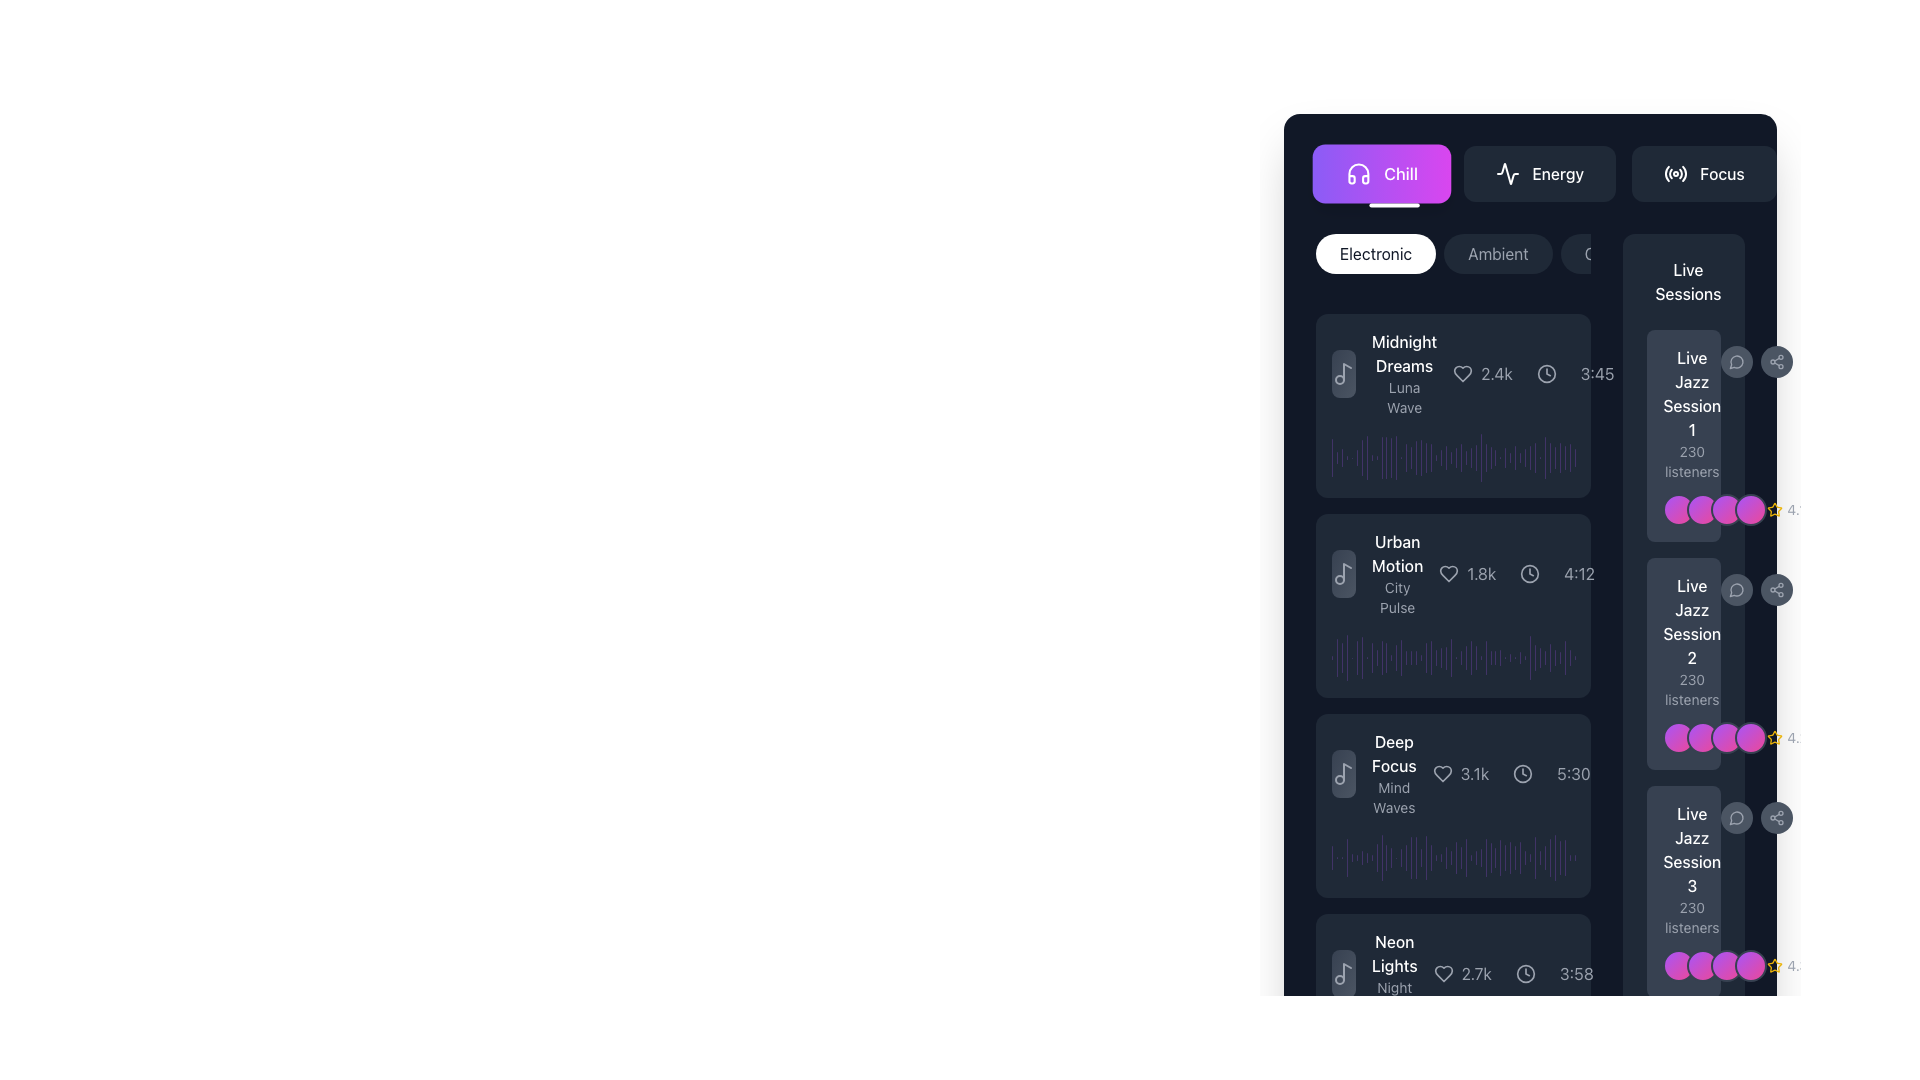  Describe the element at coordinates (1756, 817) in the screenshot. I see `the speech bubble icon located within the 'Live Jazz Session 3' card, positioned at the bottom right corner of the card` at that location.